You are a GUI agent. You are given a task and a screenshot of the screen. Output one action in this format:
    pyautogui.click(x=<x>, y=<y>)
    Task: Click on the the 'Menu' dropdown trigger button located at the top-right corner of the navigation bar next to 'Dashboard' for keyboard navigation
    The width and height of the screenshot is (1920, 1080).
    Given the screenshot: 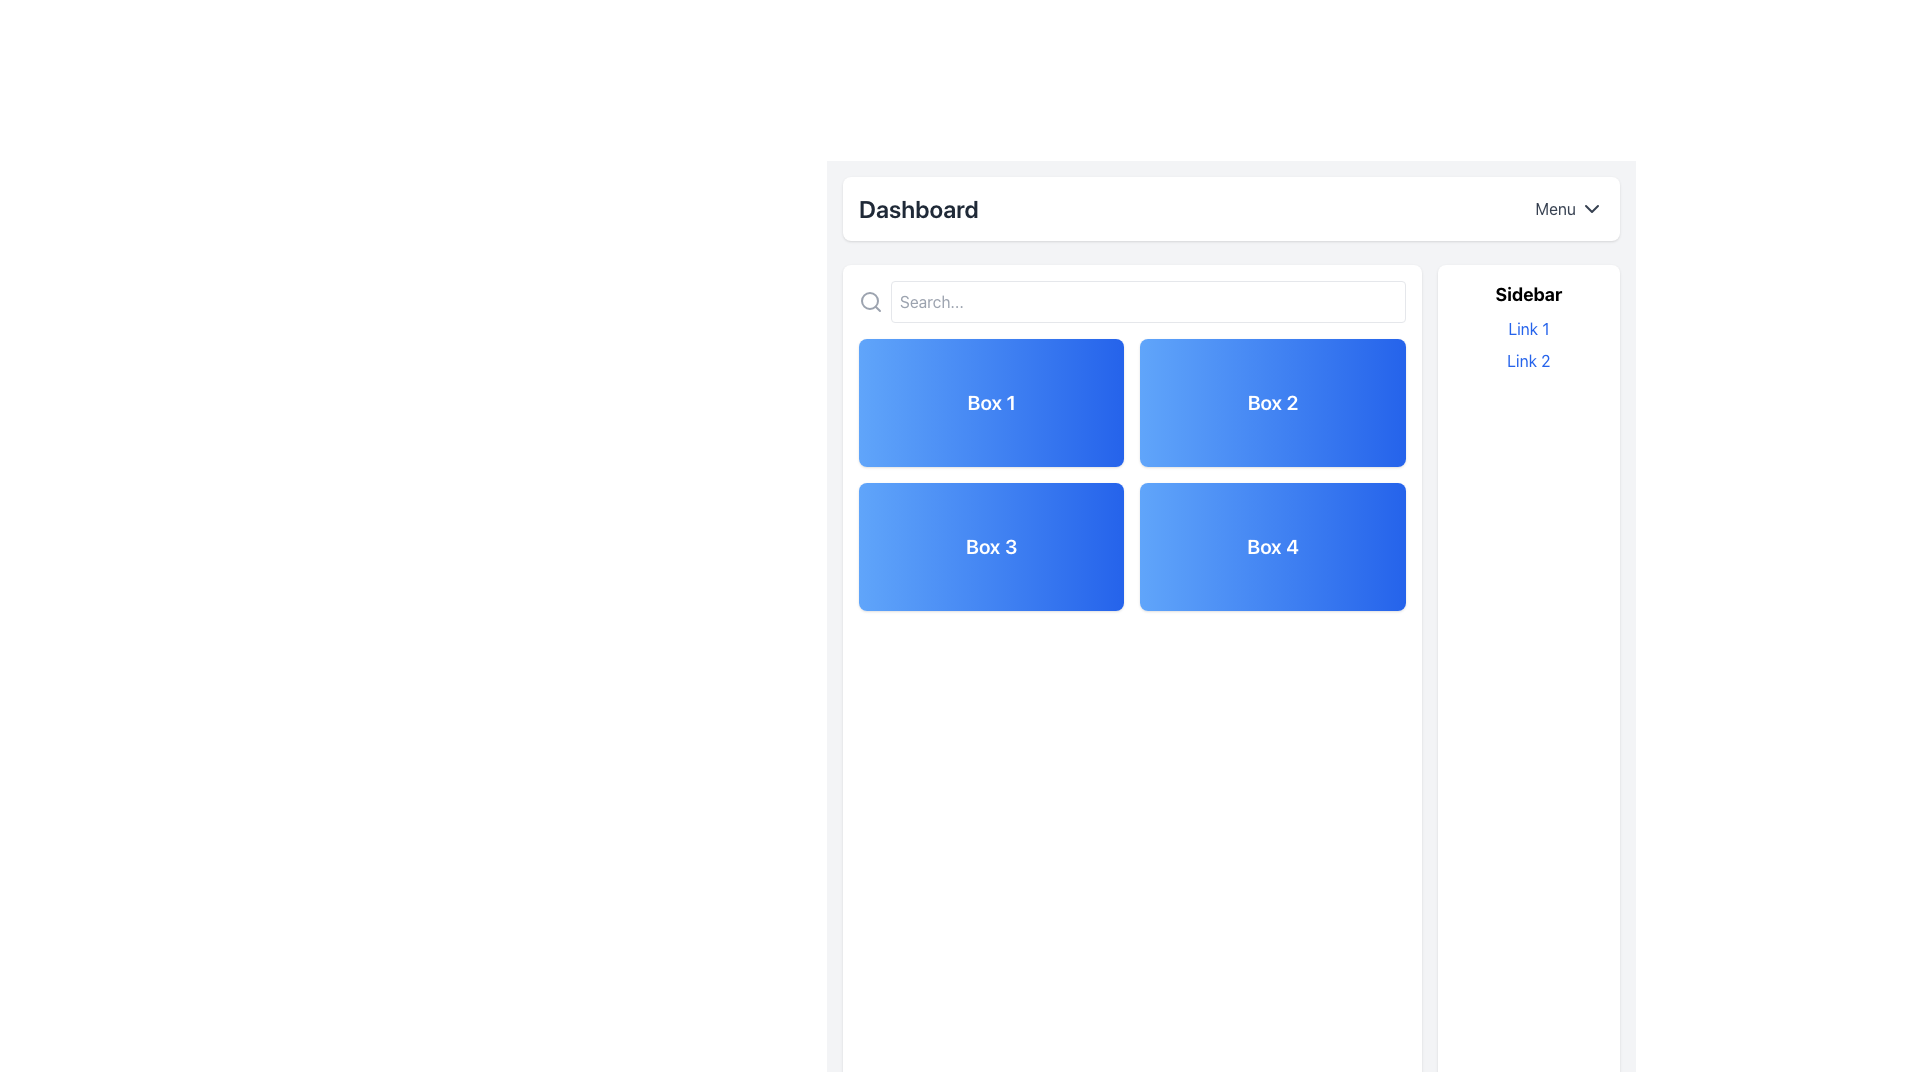 What is the action you would take?
    pyautogui.click(x=1568, y=208)
    